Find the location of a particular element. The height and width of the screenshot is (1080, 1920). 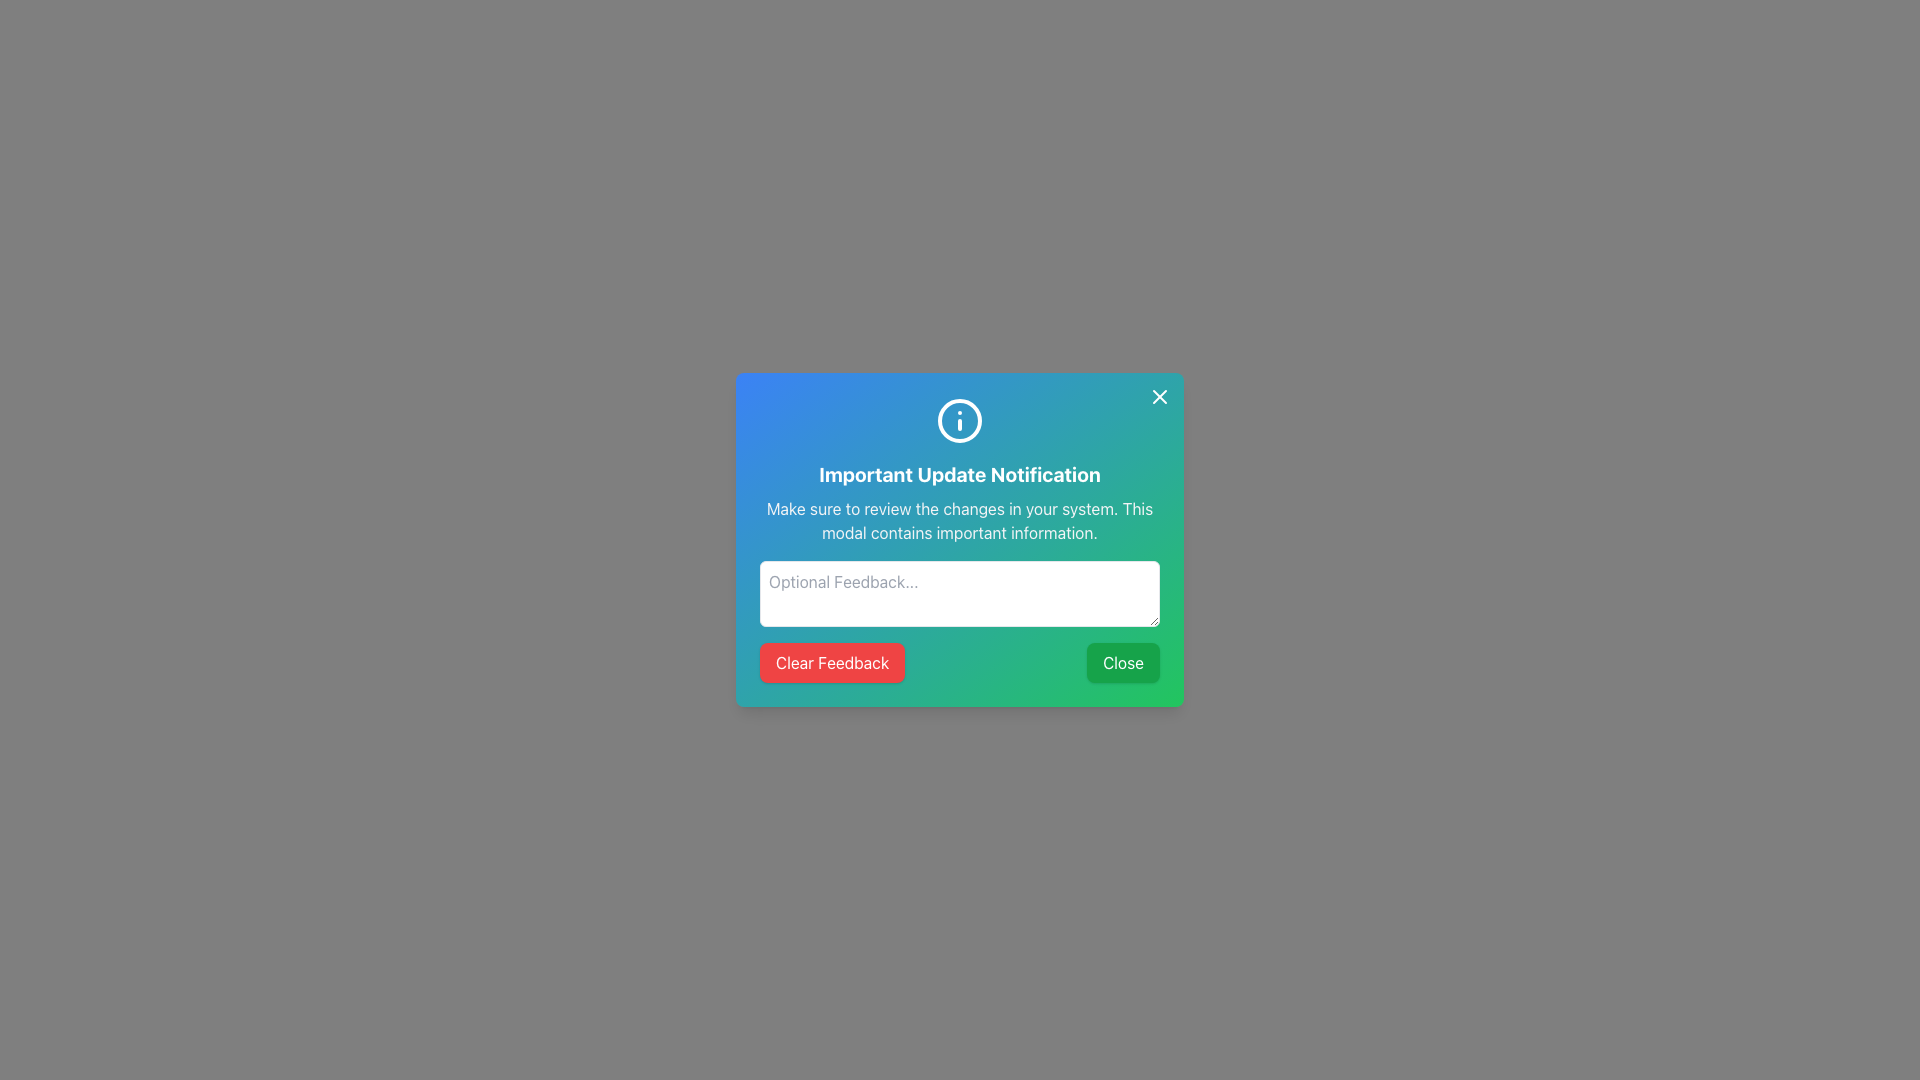

the close button located at the bottom-right corner of the modal window is located at coordinates (1123, 663).